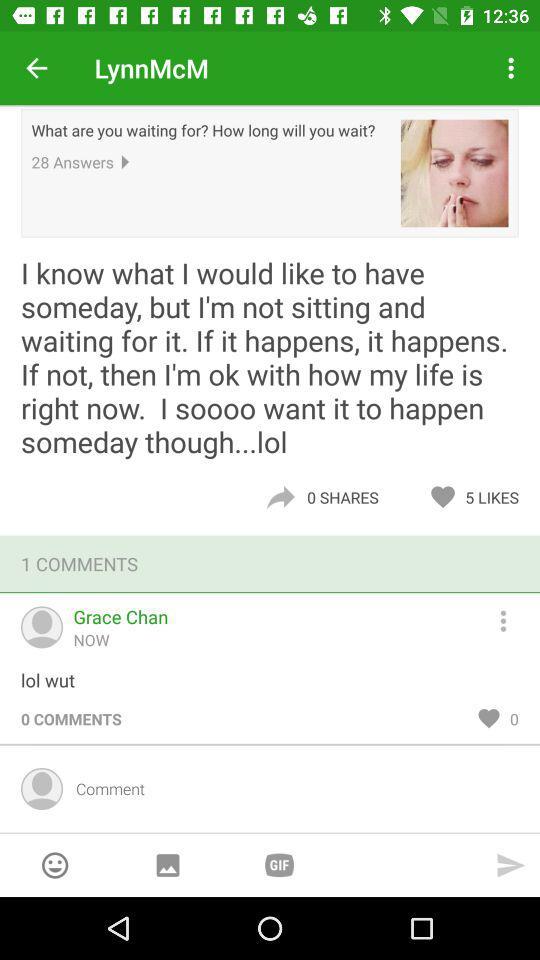 Image resolution: width=540 pixels, height=960 pixels. What do you see at coordinates (290, 788) in the screenshot?
I see `typed message for all to see` at bounding box center [290, 788].